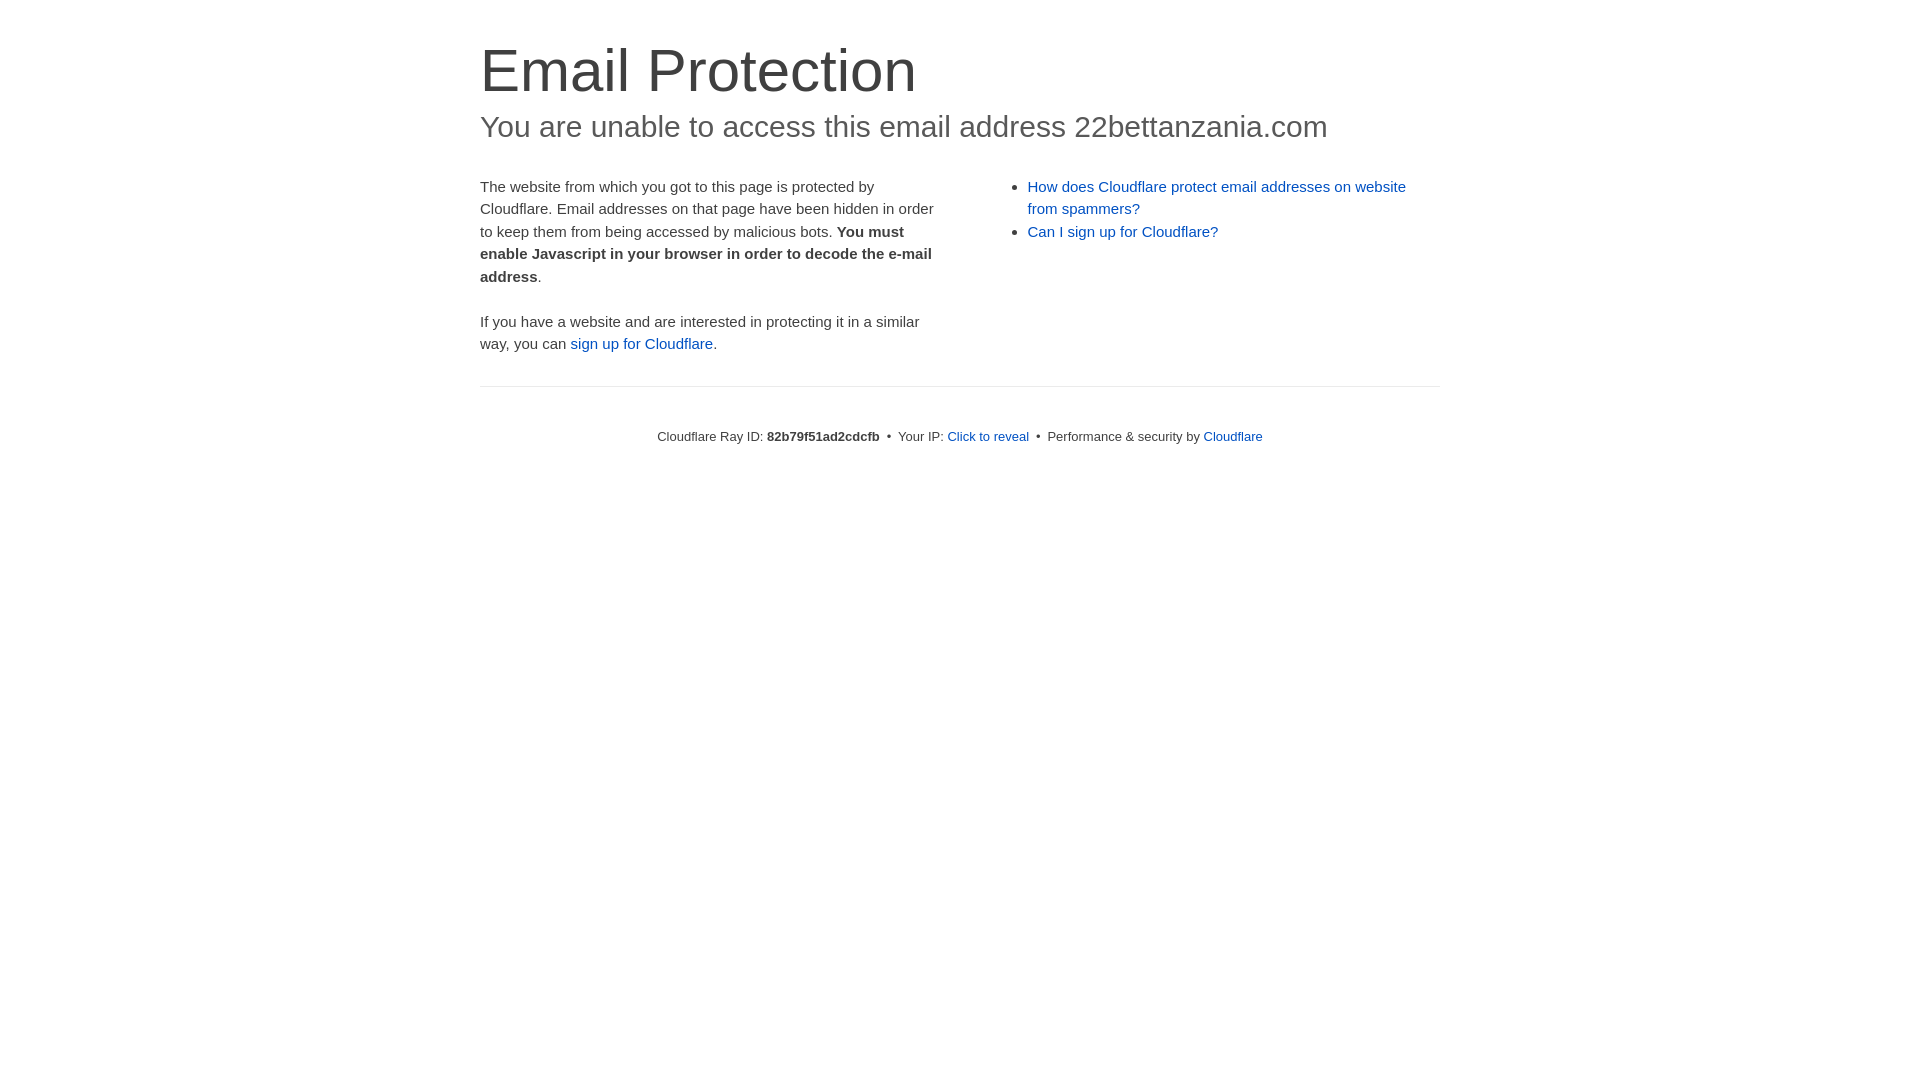 Image resolution: width=1920 pixels, height=1080 pixels. What do you see at coordinates (988, 435) in the screenshot?
I see `'Click to reveal'` at bounding box center [988, 435].